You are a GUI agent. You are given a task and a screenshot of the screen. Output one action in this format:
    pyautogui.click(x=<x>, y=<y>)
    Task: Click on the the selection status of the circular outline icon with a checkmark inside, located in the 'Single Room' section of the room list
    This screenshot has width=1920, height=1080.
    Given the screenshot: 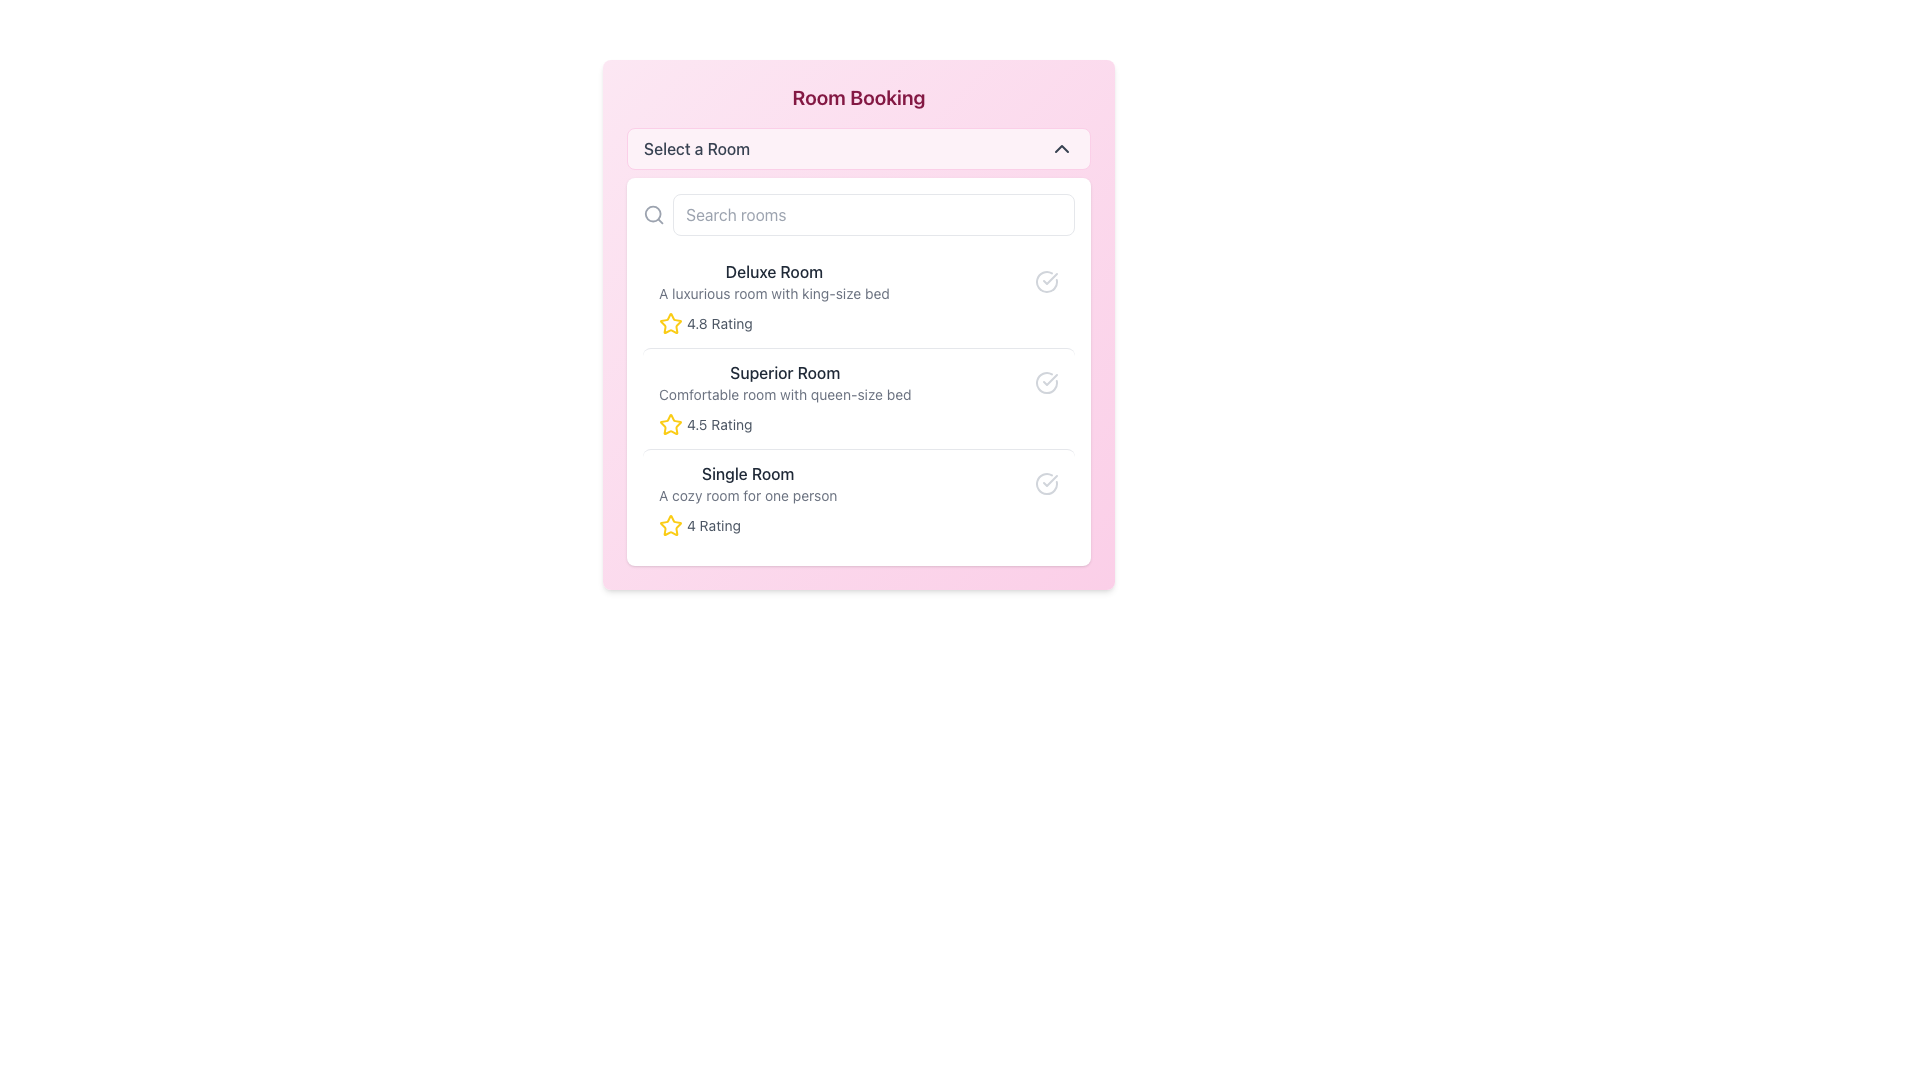 What is the action you would take?
    pyautogui.click(x=1045, y=483)
    